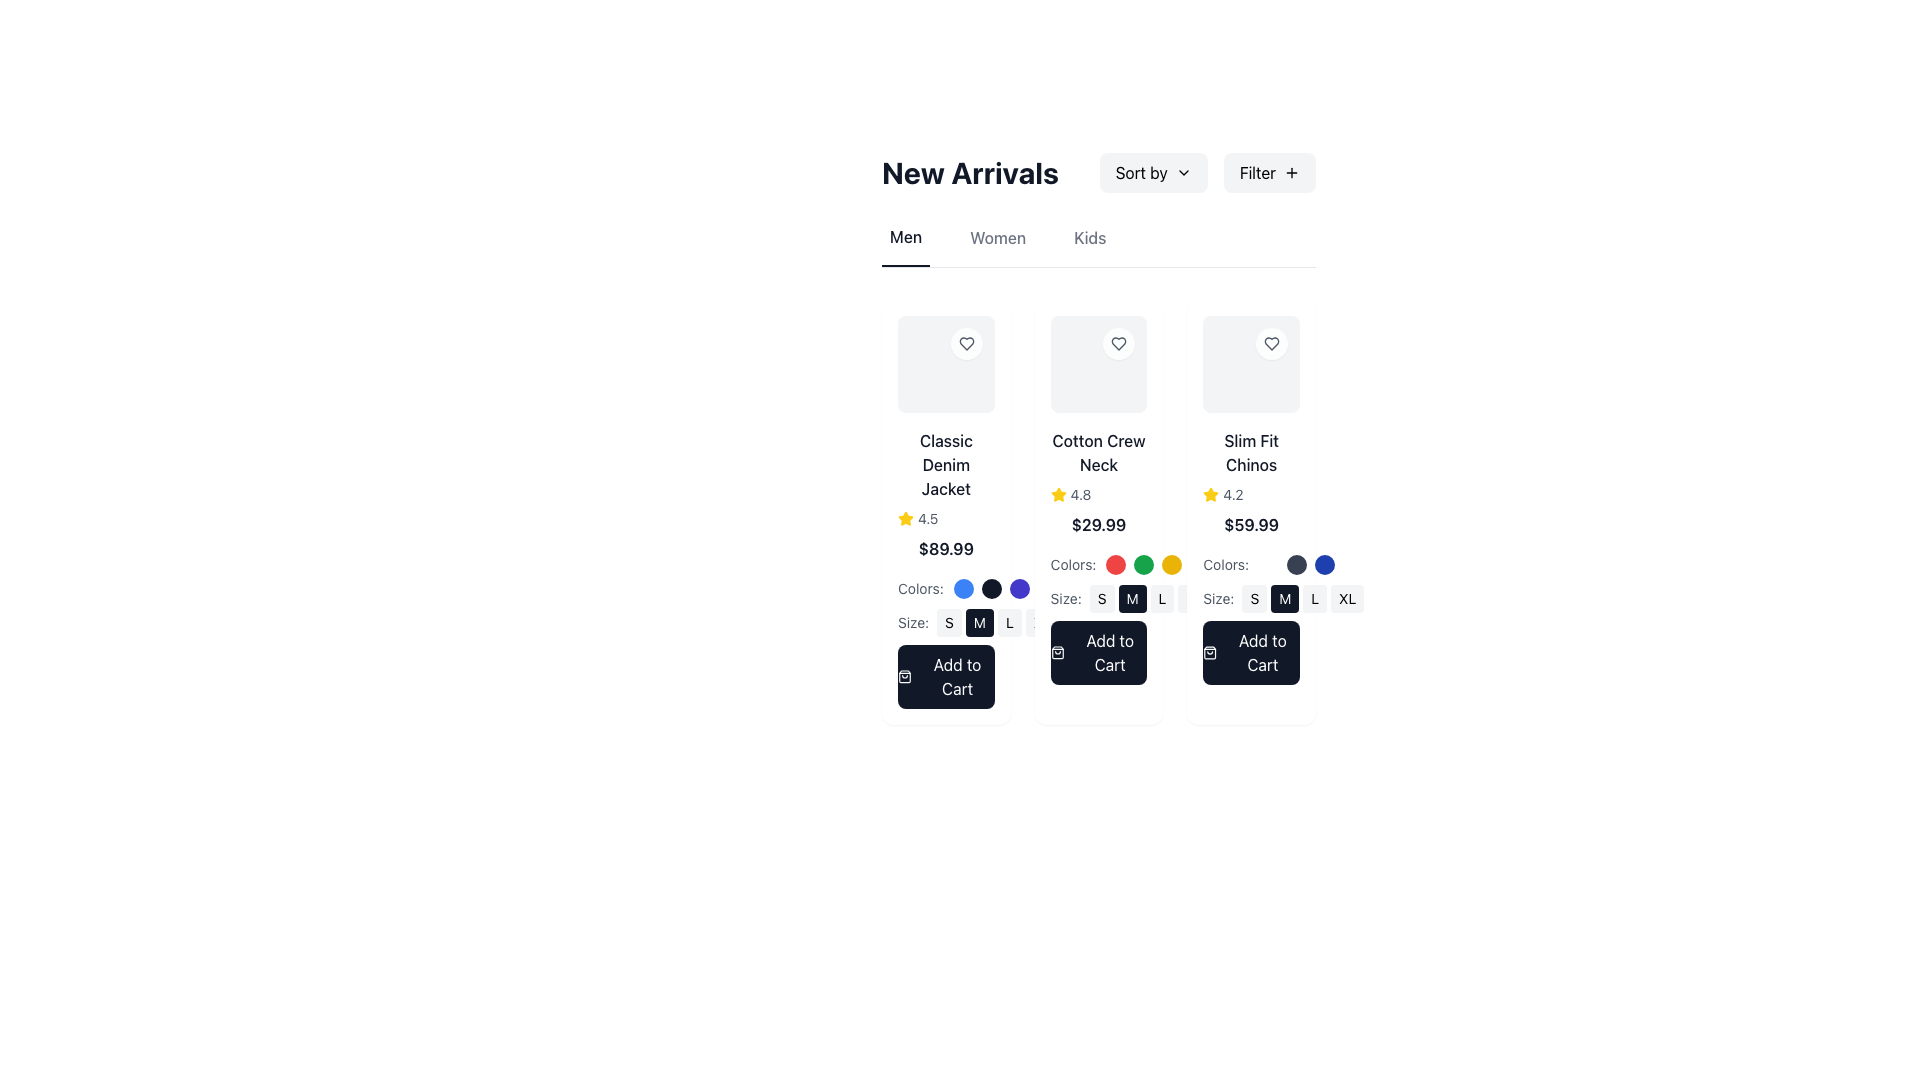  I want to click on the text label displaying the product name 'Slim Fit Chinos', which is located under the 'New Arrivals' section and is styled in a medium-weight dark gray font on a white background, so click(1250, 452).